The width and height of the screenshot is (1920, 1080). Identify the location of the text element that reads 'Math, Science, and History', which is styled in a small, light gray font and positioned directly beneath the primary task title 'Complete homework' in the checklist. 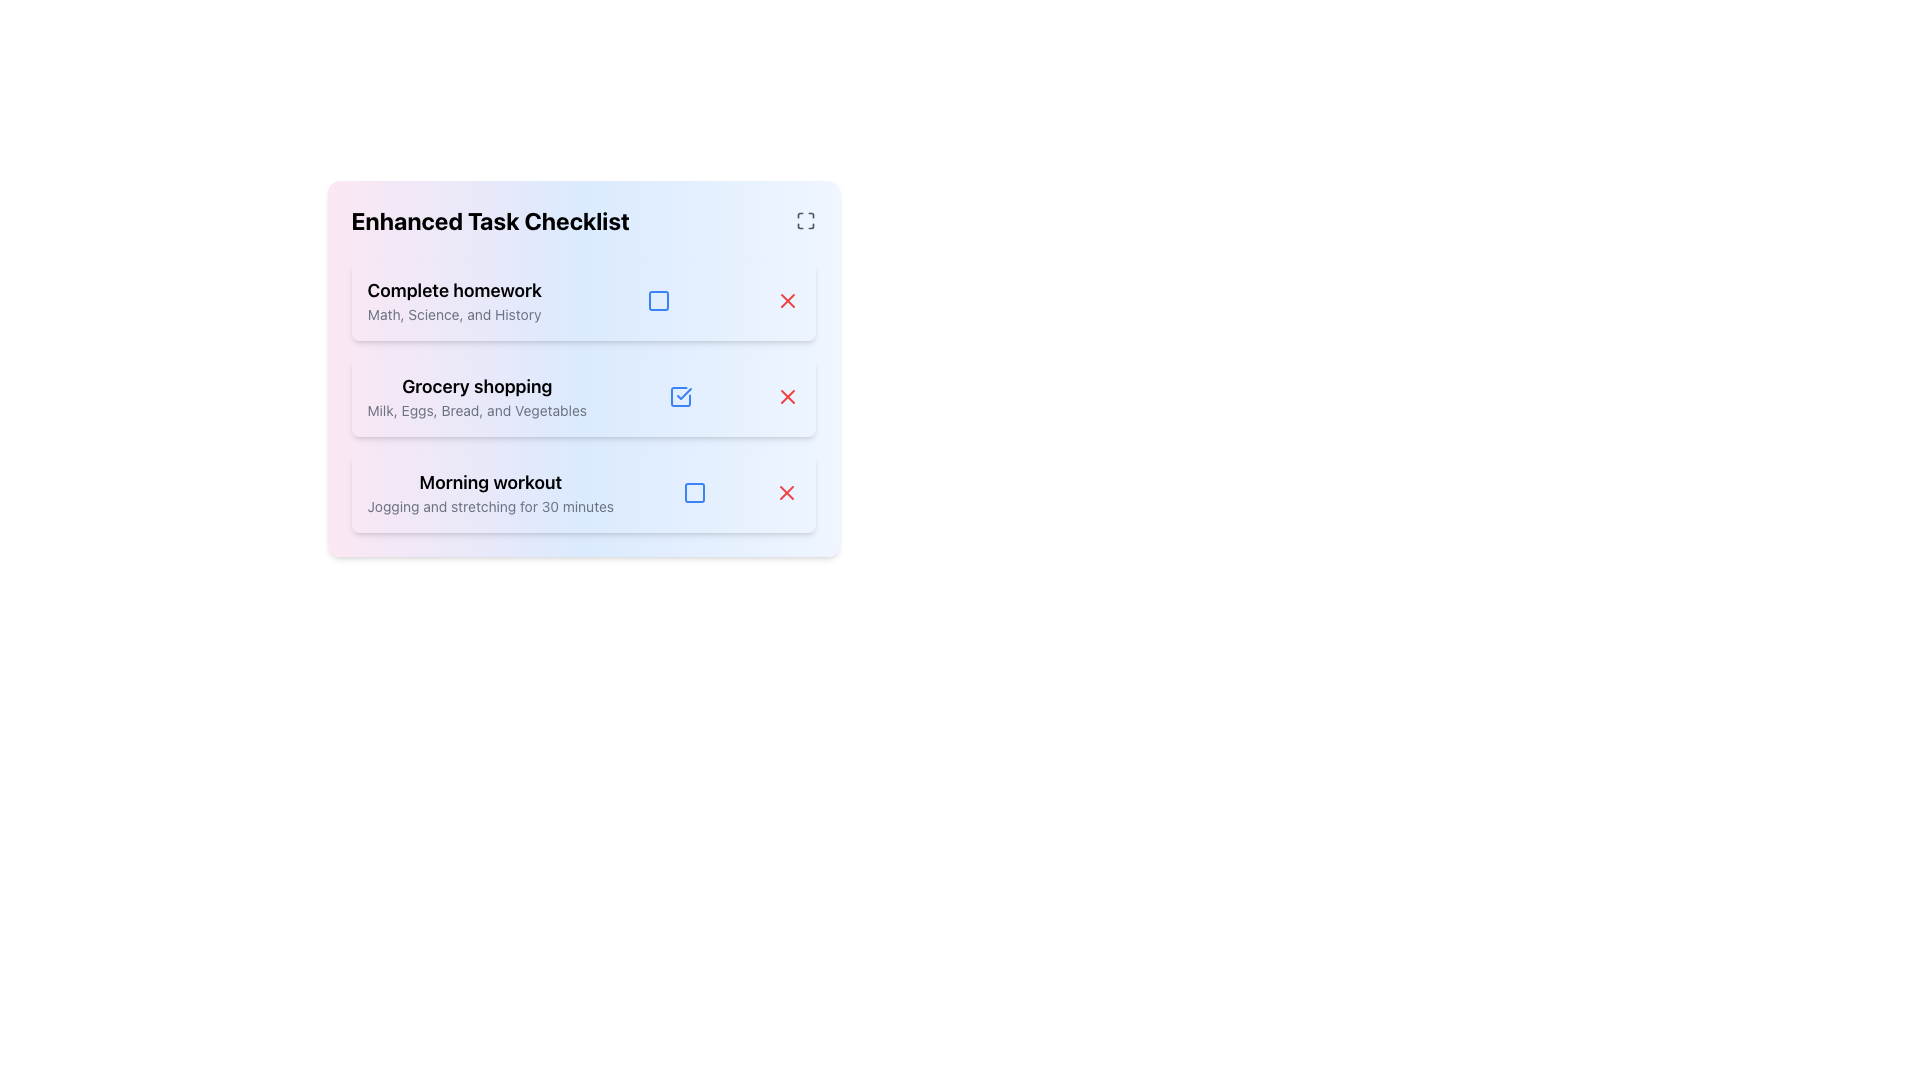
(453, 315).